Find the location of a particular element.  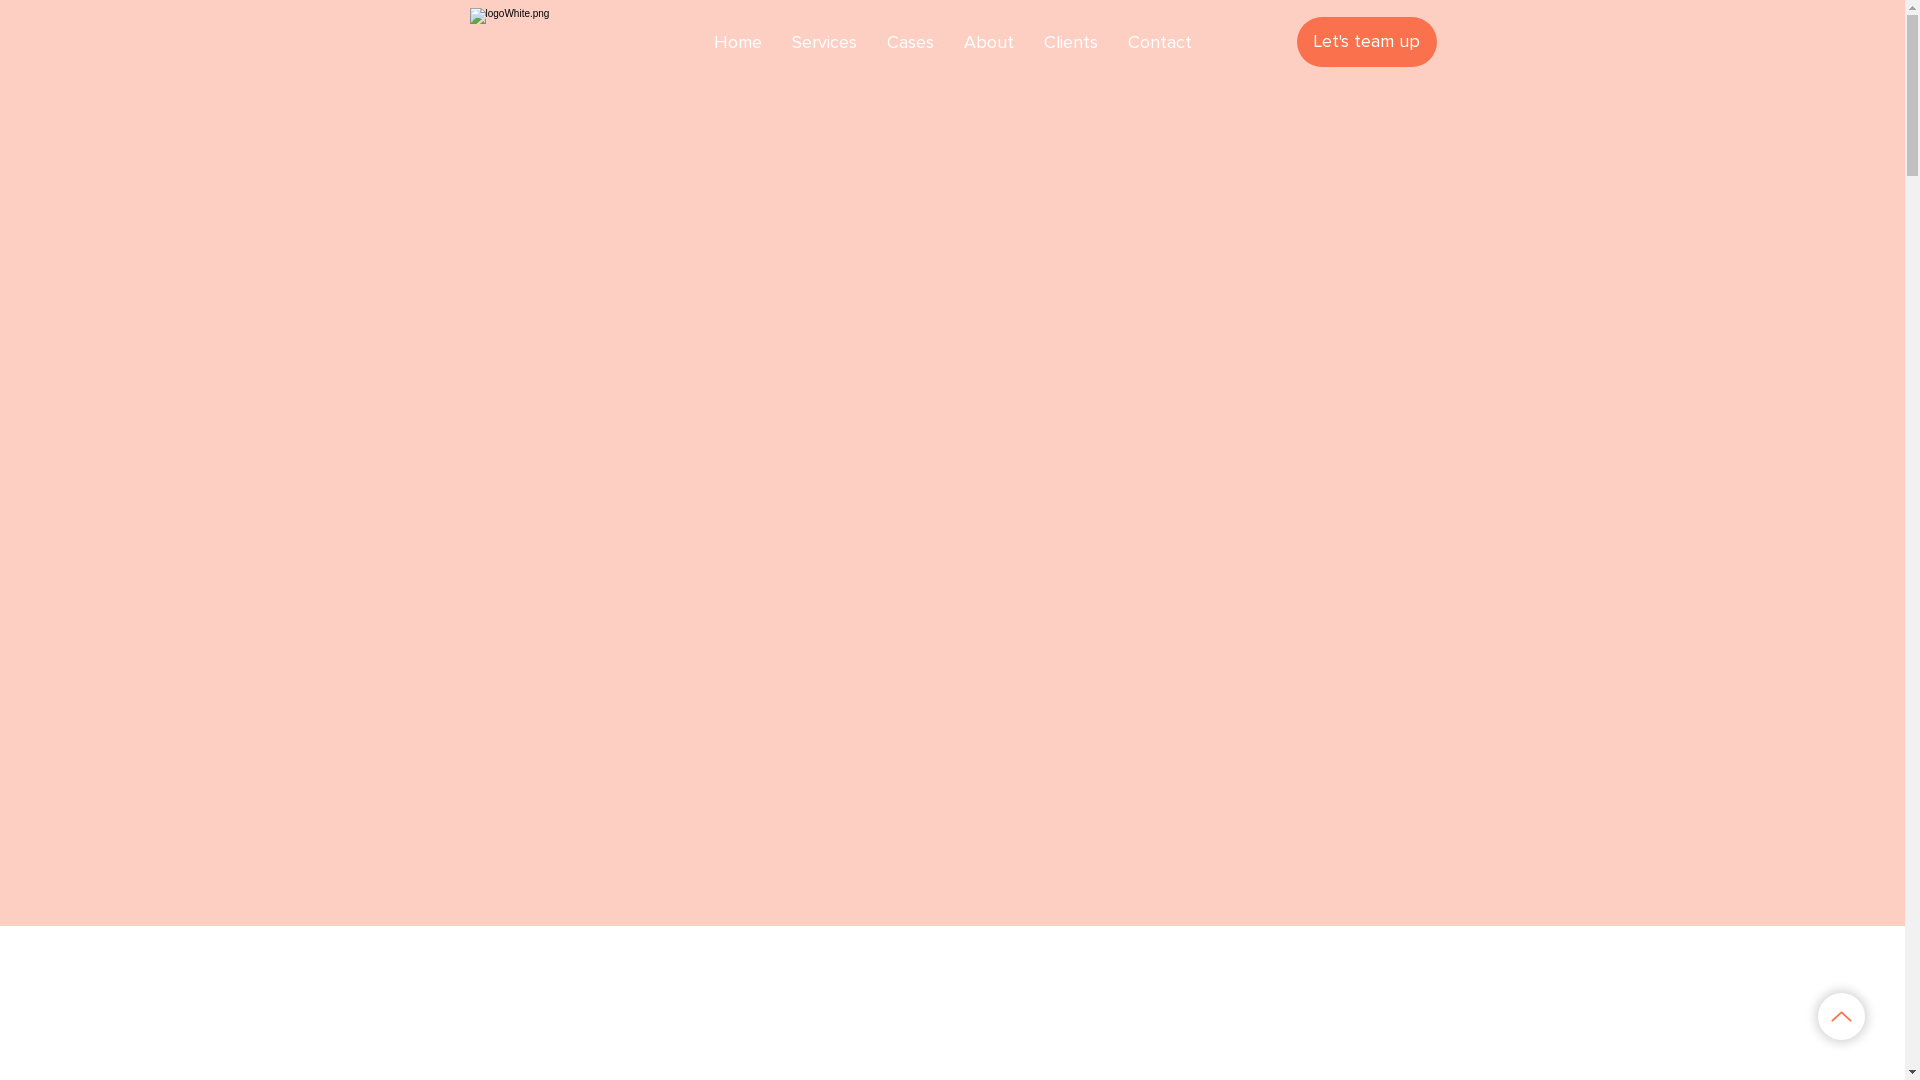

'Let's team up' is located at coordinates (1296, 42).